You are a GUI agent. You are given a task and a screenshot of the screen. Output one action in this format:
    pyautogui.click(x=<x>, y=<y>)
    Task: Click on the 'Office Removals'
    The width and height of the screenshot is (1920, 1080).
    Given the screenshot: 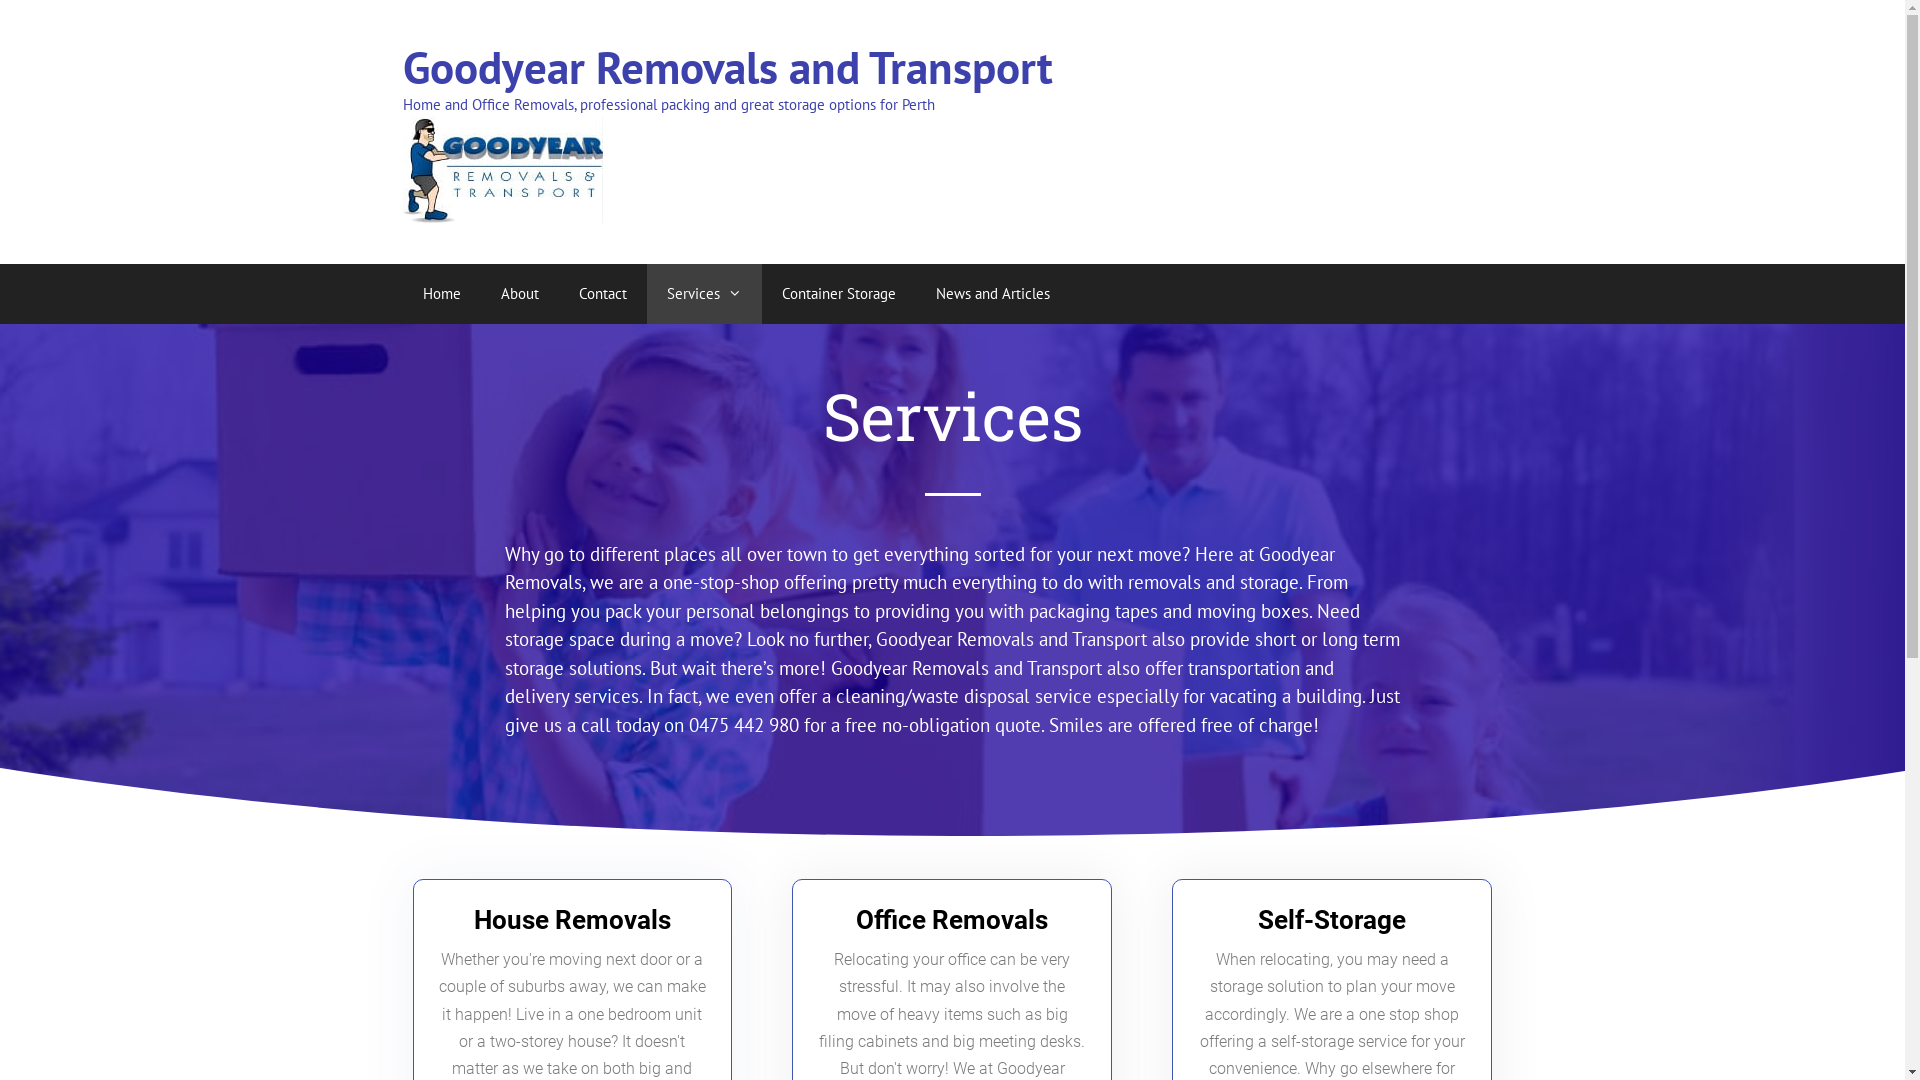 What is the action you would take?
    pyautogui.click(x=950, y=920)
    